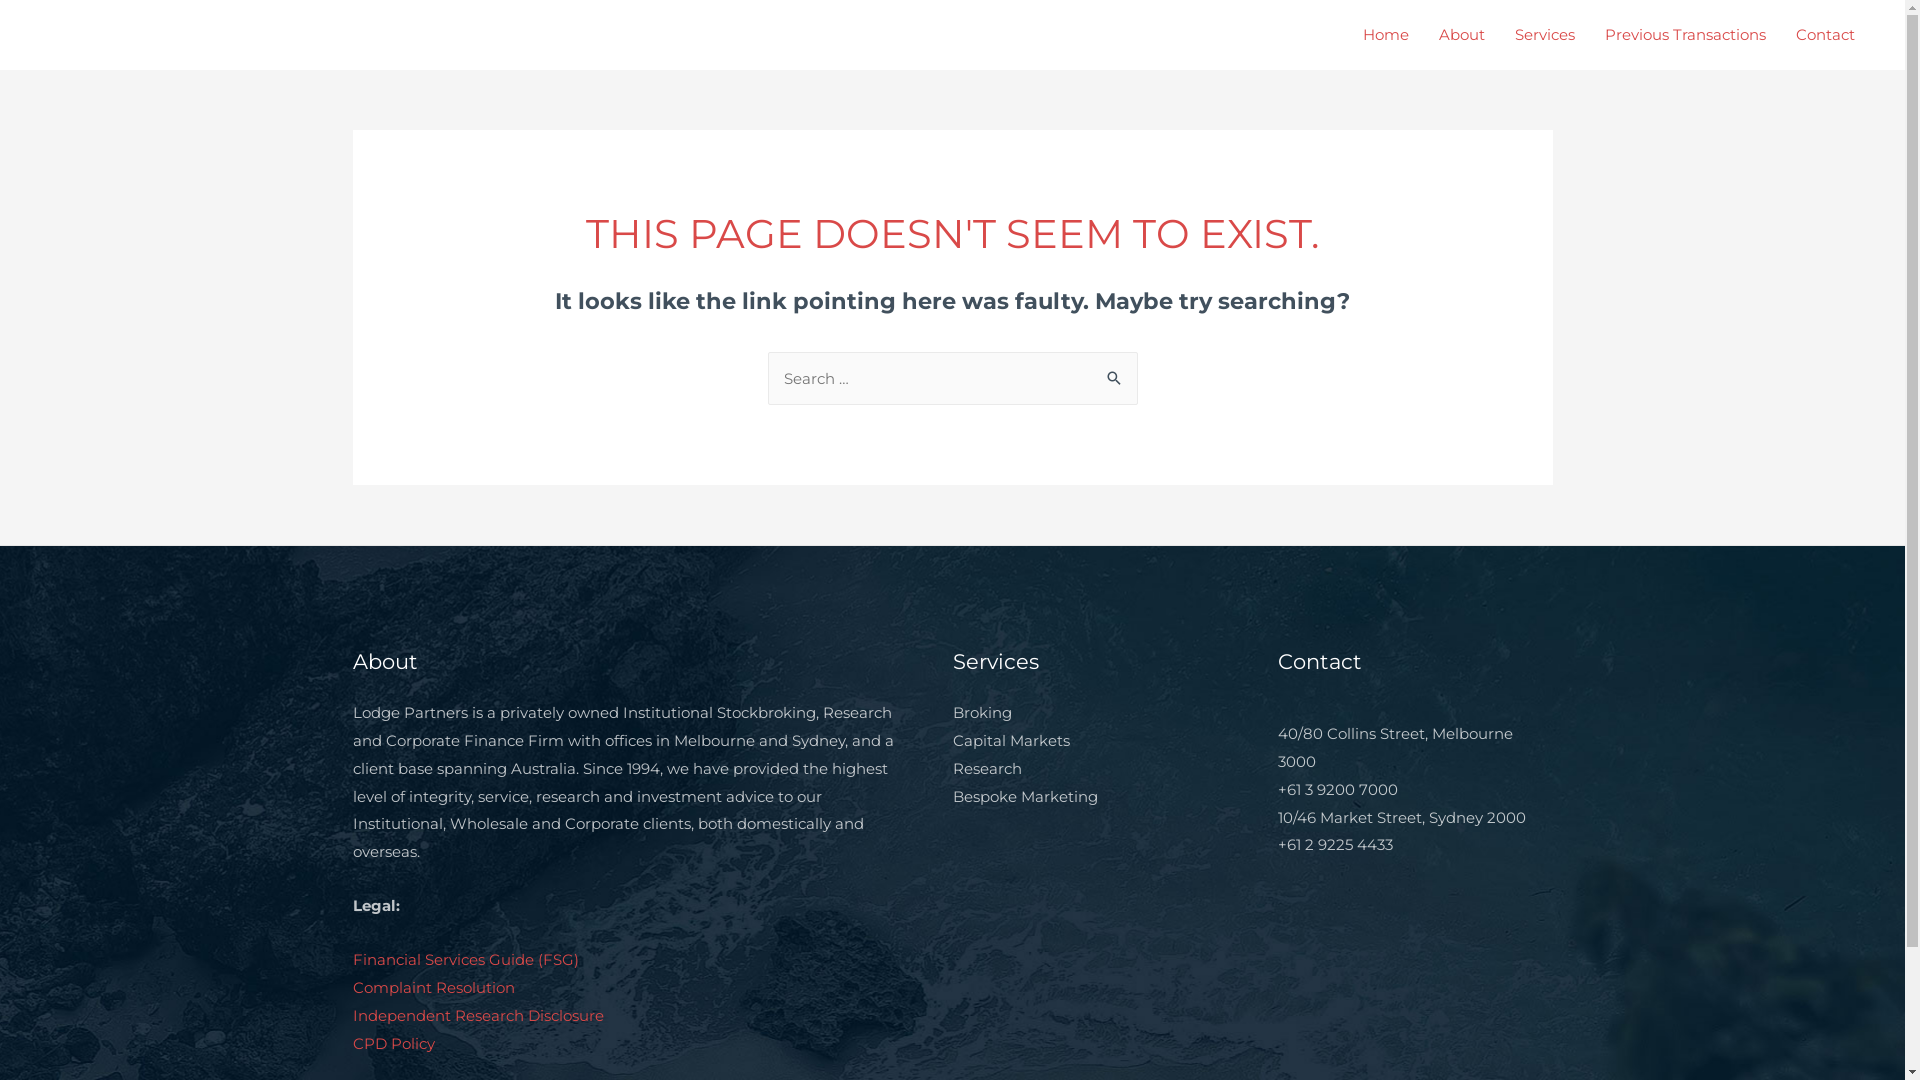 This screenshot has width=1920, height=1080. Describe the element at coordinates (1335, 844) in the screenshot. I see `'+61 2 9225 4433'` at that location.